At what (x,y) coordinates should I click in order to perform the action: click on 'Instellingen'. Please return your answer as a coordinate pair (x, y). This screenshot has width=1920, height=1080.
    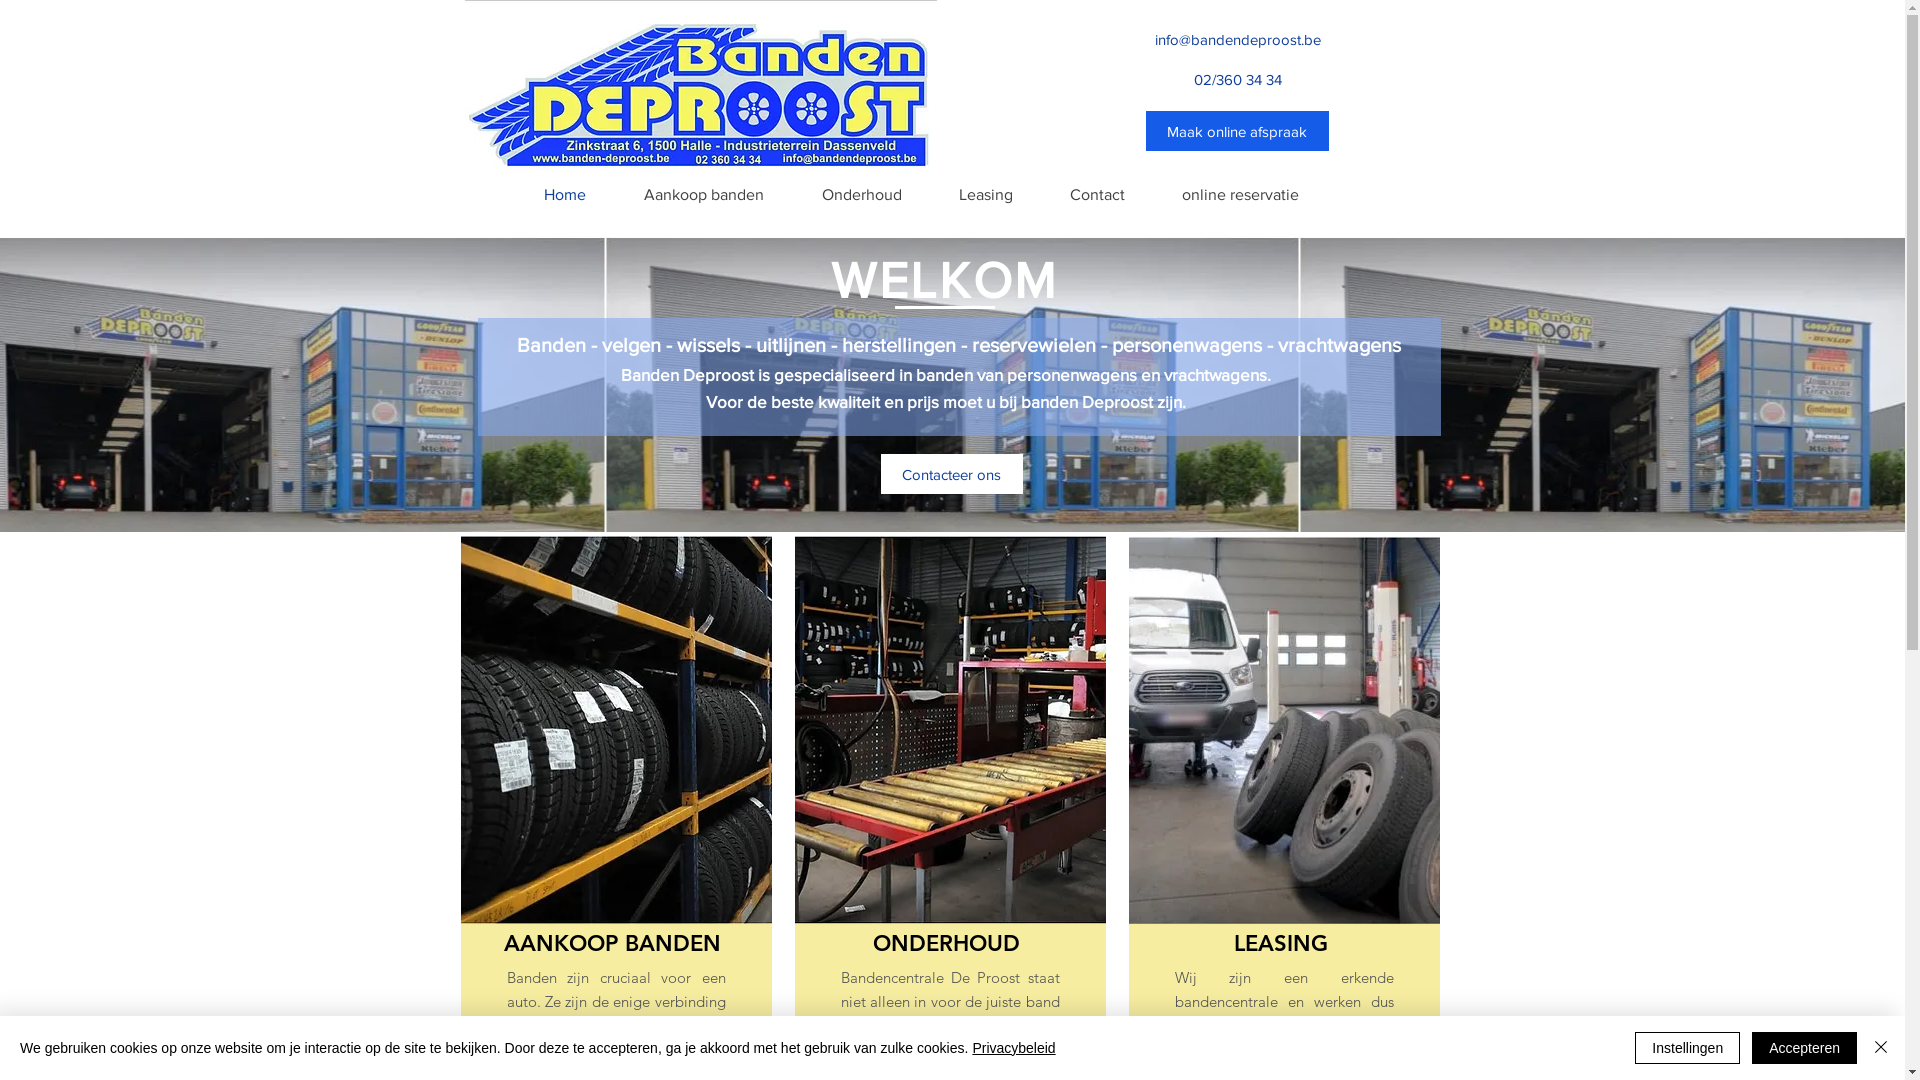
    Looking at the image, I should click on (1686, 1047).